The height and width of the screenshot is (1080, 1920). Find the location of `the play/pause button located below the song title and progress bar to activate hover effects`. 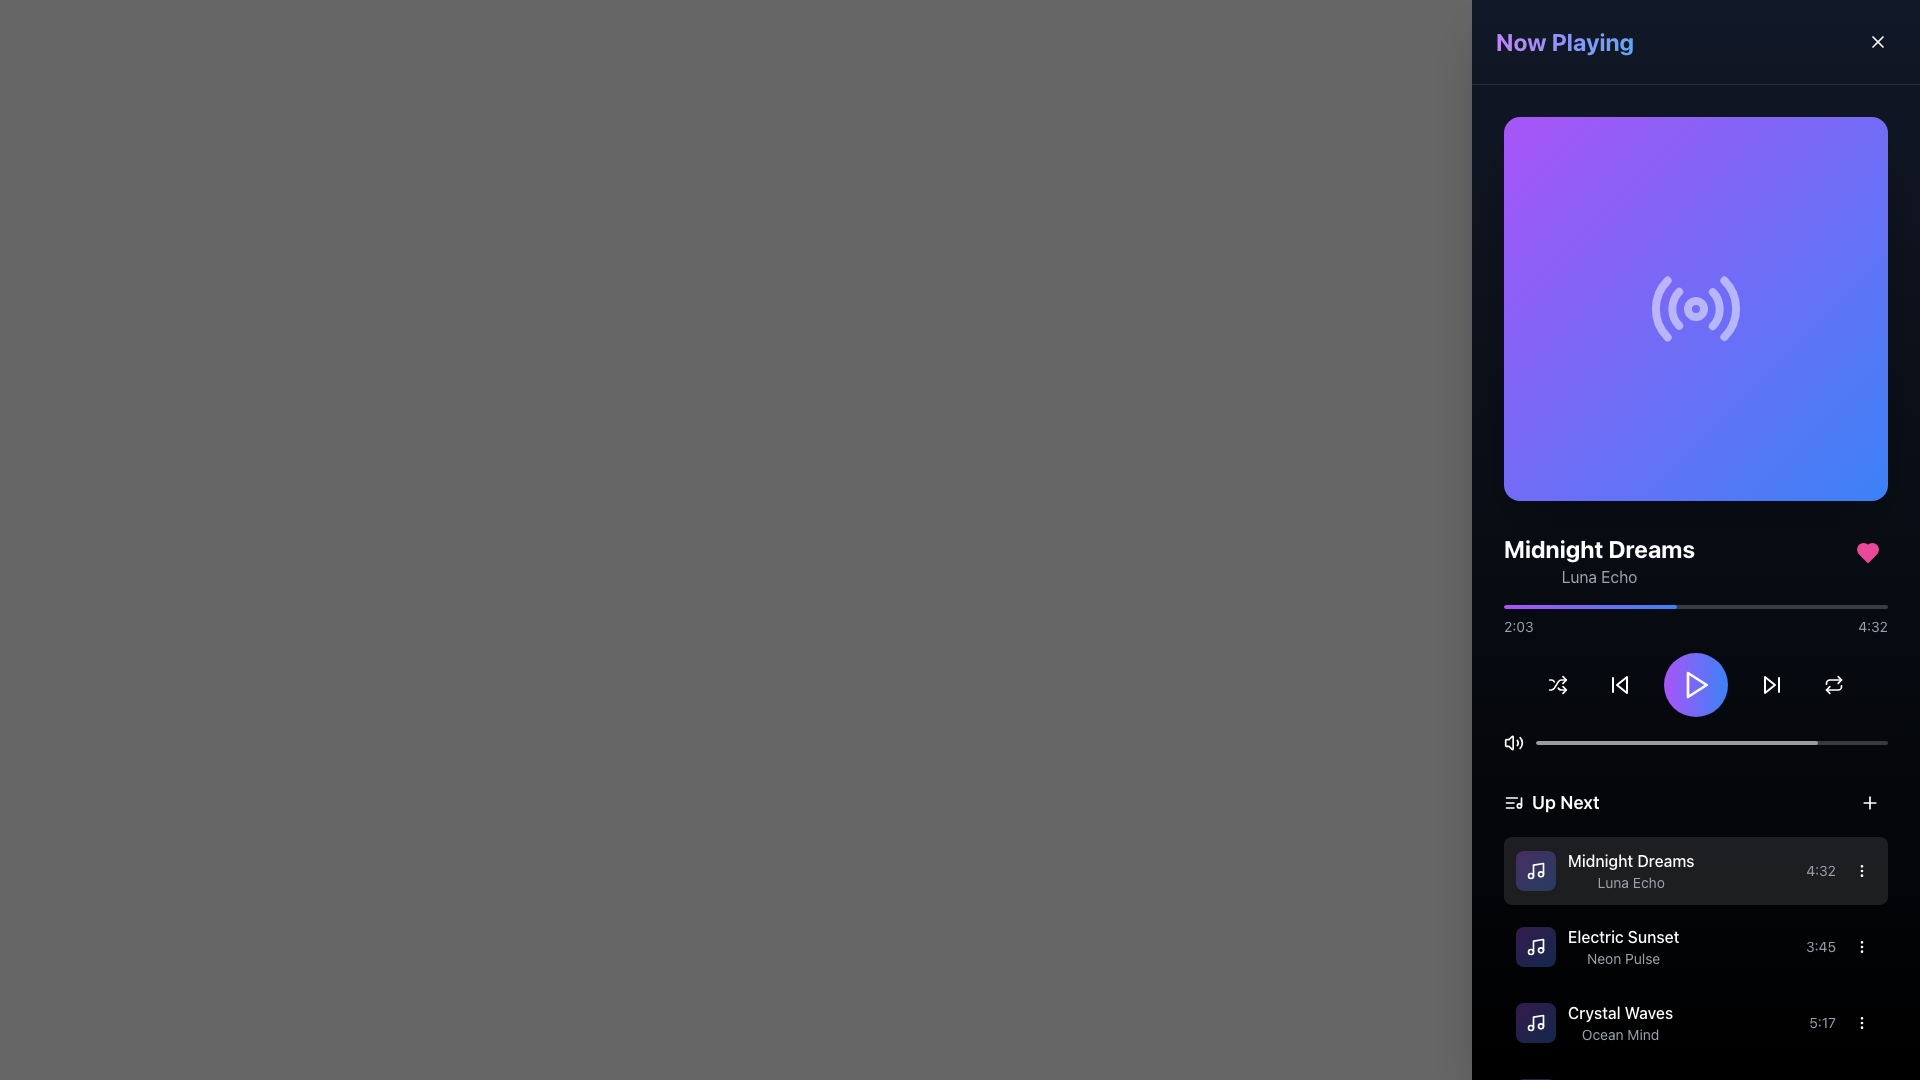

the play/pause button located below the song title and progress bar to activate hover effects is located at coordinates (1694, 684).